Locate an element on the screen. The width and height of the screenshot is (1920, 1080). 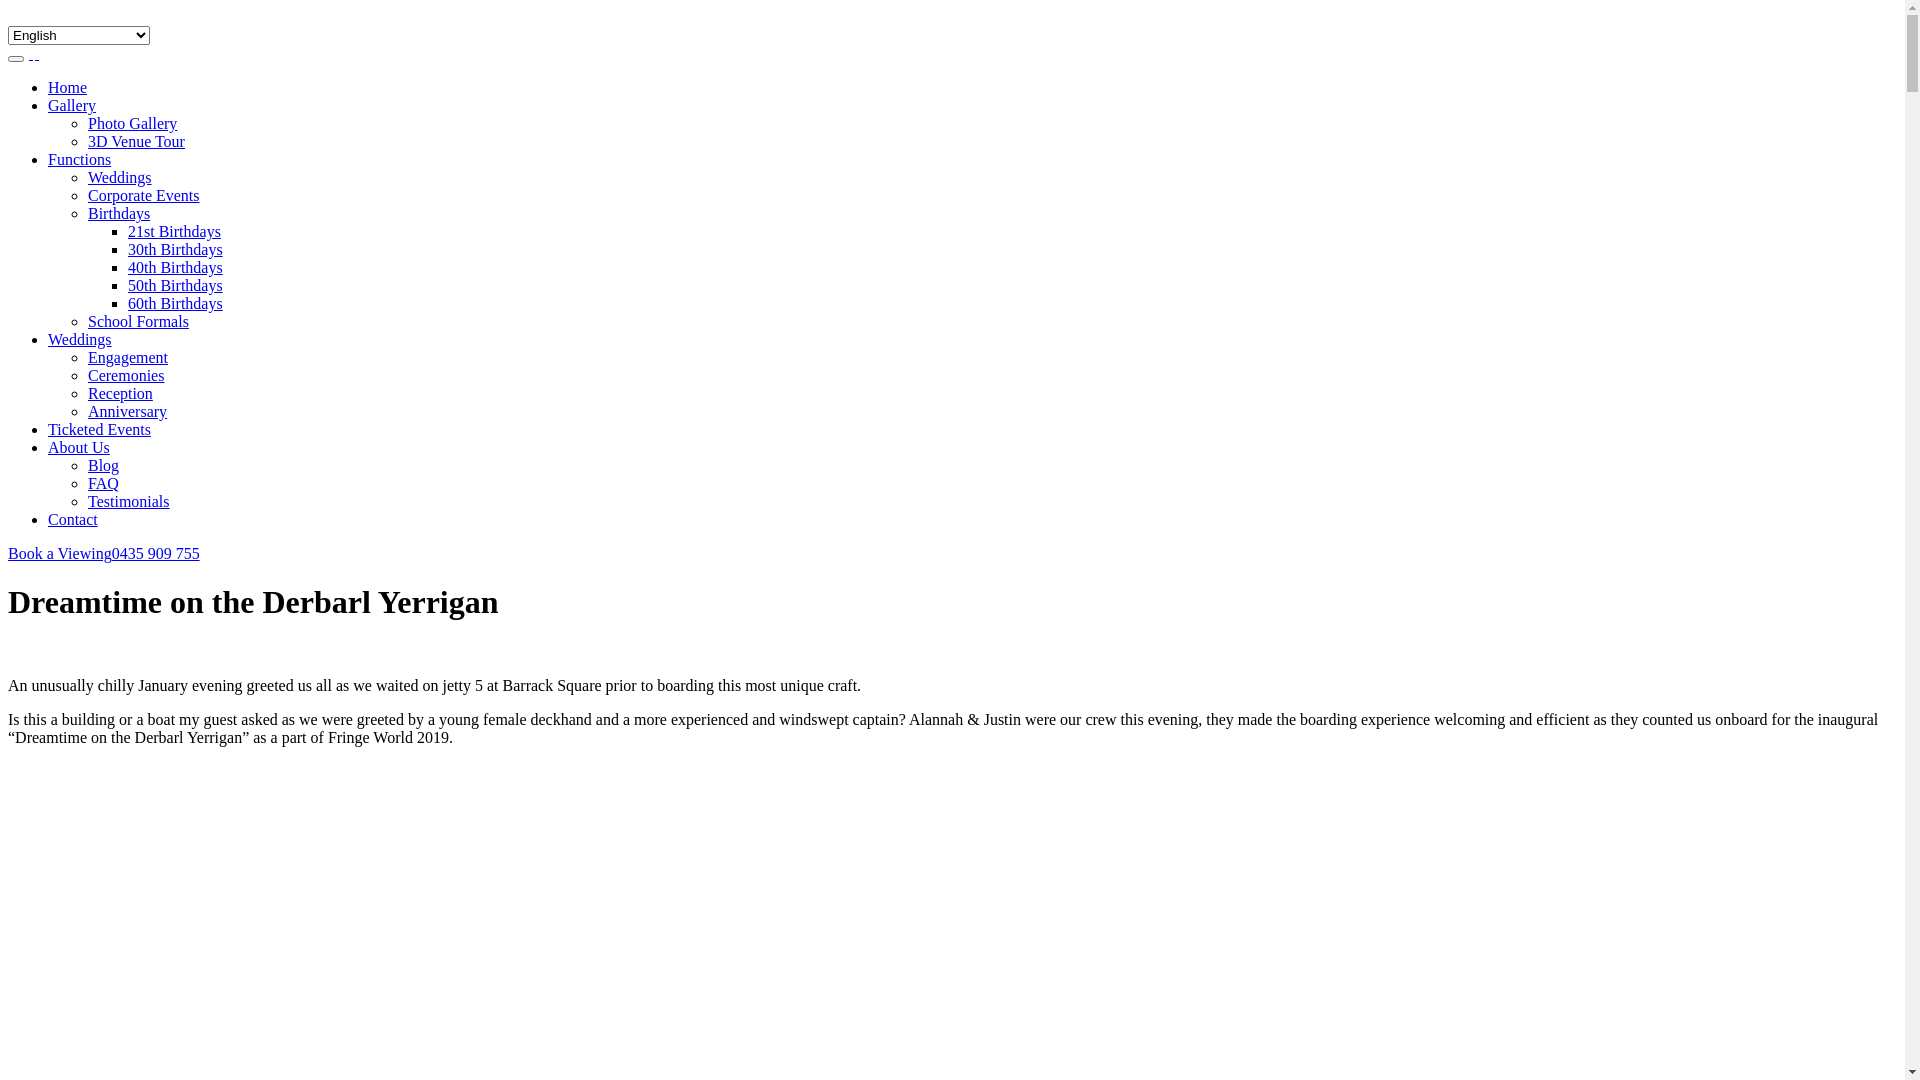
'Ticketed Events' is located at coordinates (48, 428).